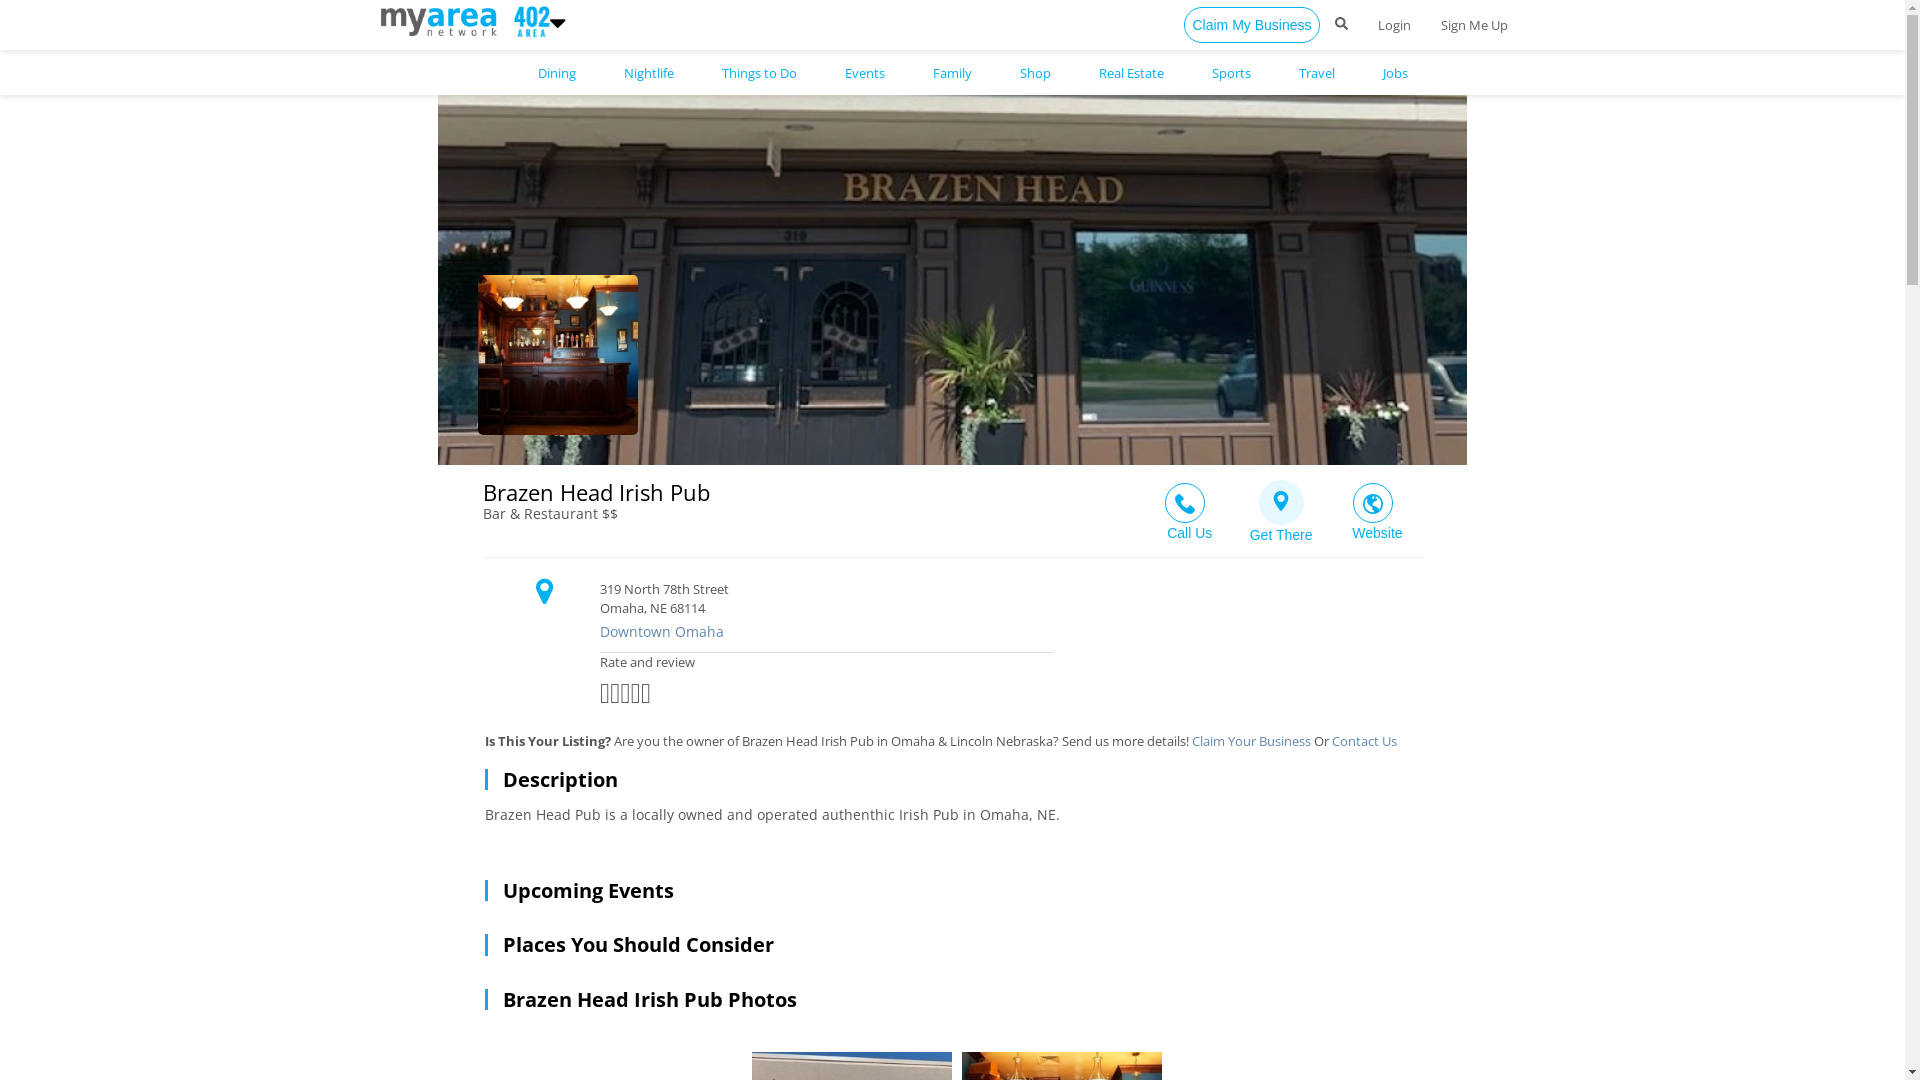  What do you see at coordinates (711, 72) in the screenshot?
I see `'Things to Do'` at bounding box center [711, 72].